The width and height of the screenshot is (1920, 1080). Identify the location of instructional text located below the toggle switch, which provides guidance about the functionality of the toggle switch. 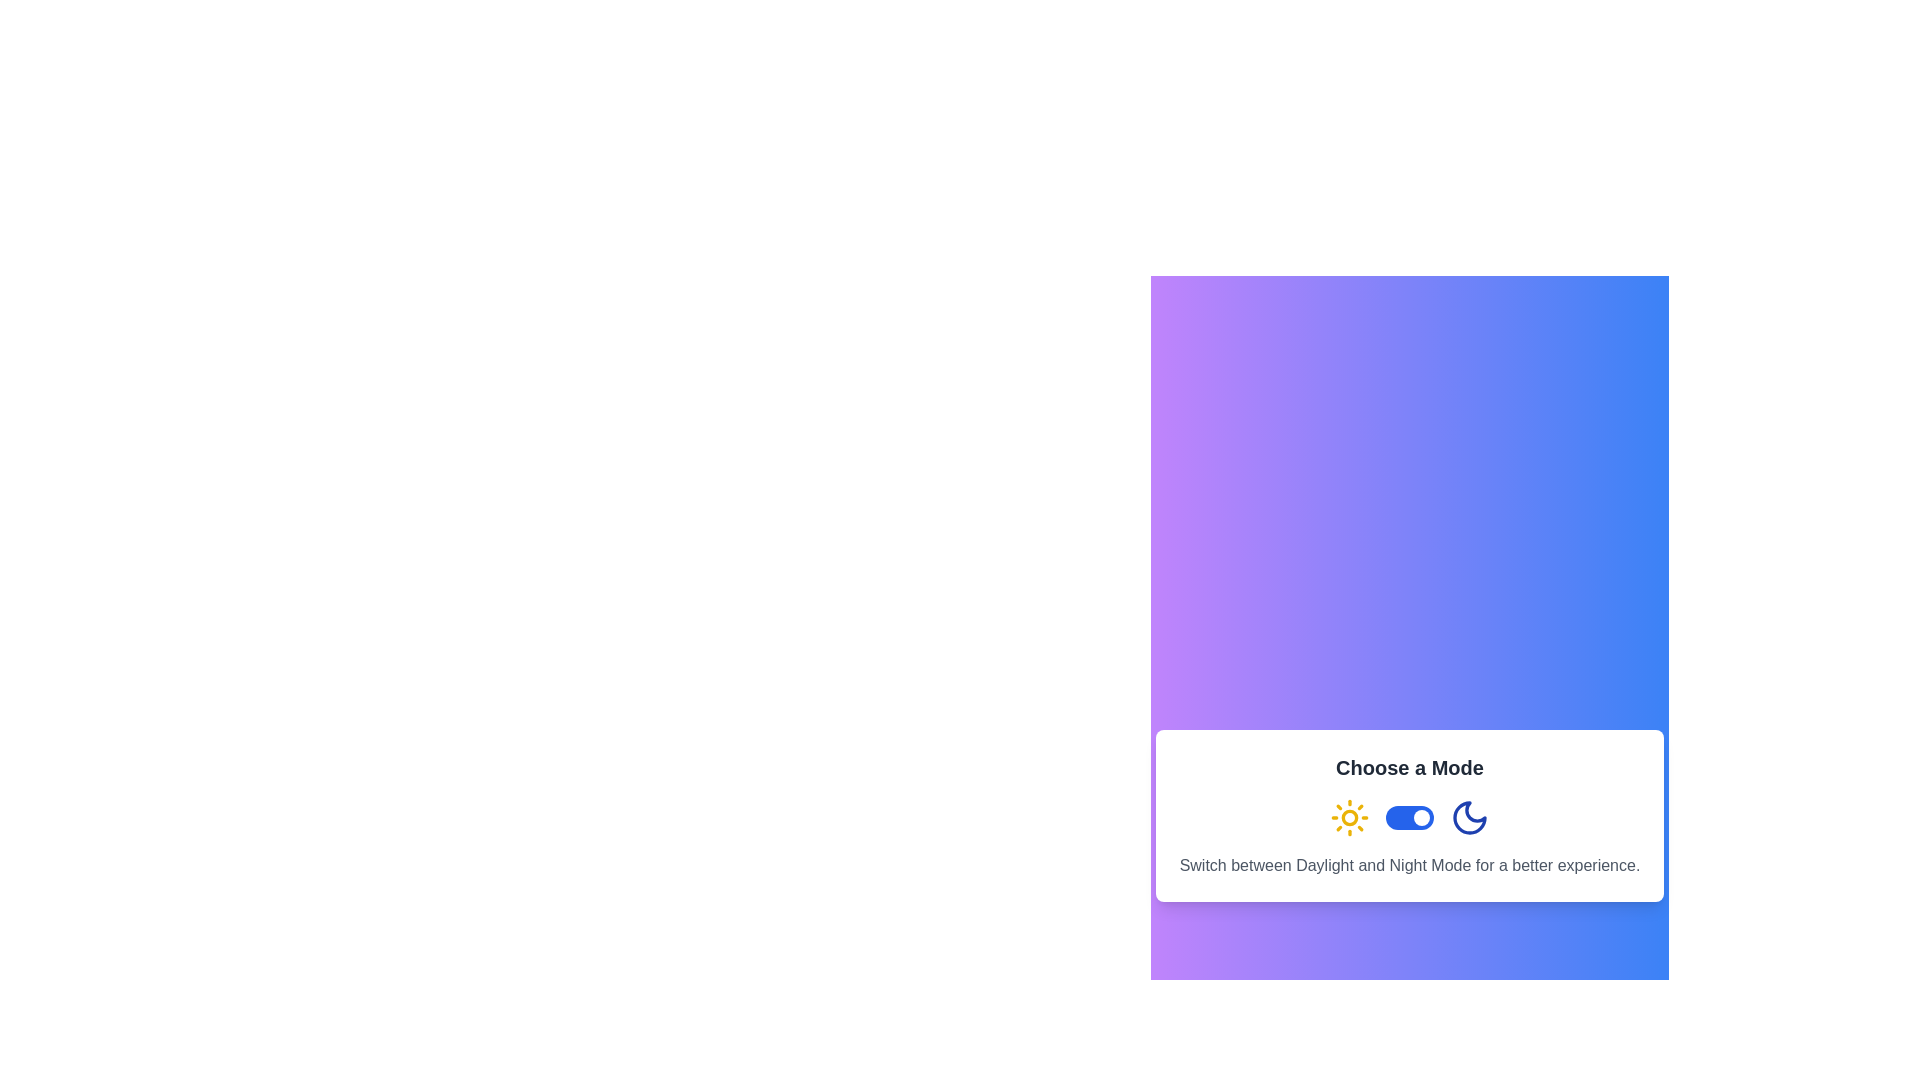
(1409, 865).